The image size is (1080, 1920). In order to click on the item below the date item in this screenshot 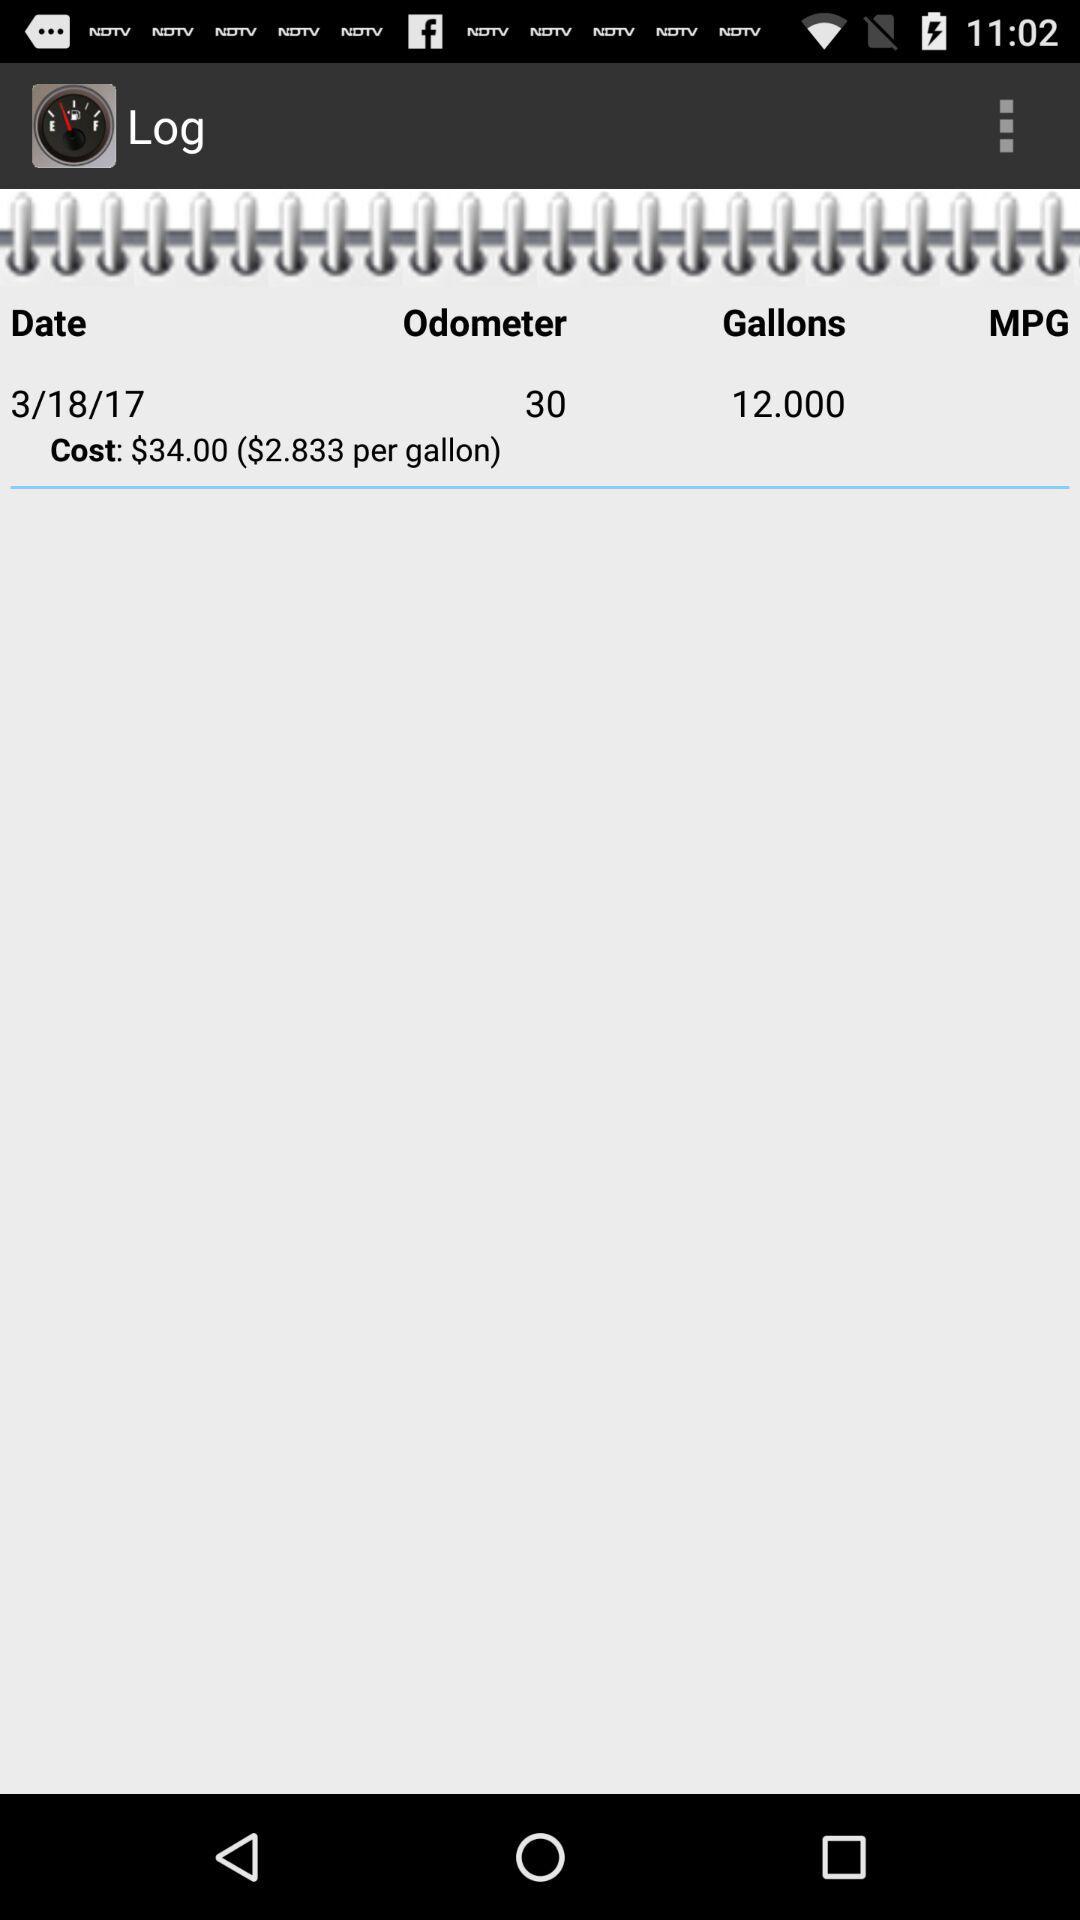, I will do `click(426, 401)`.